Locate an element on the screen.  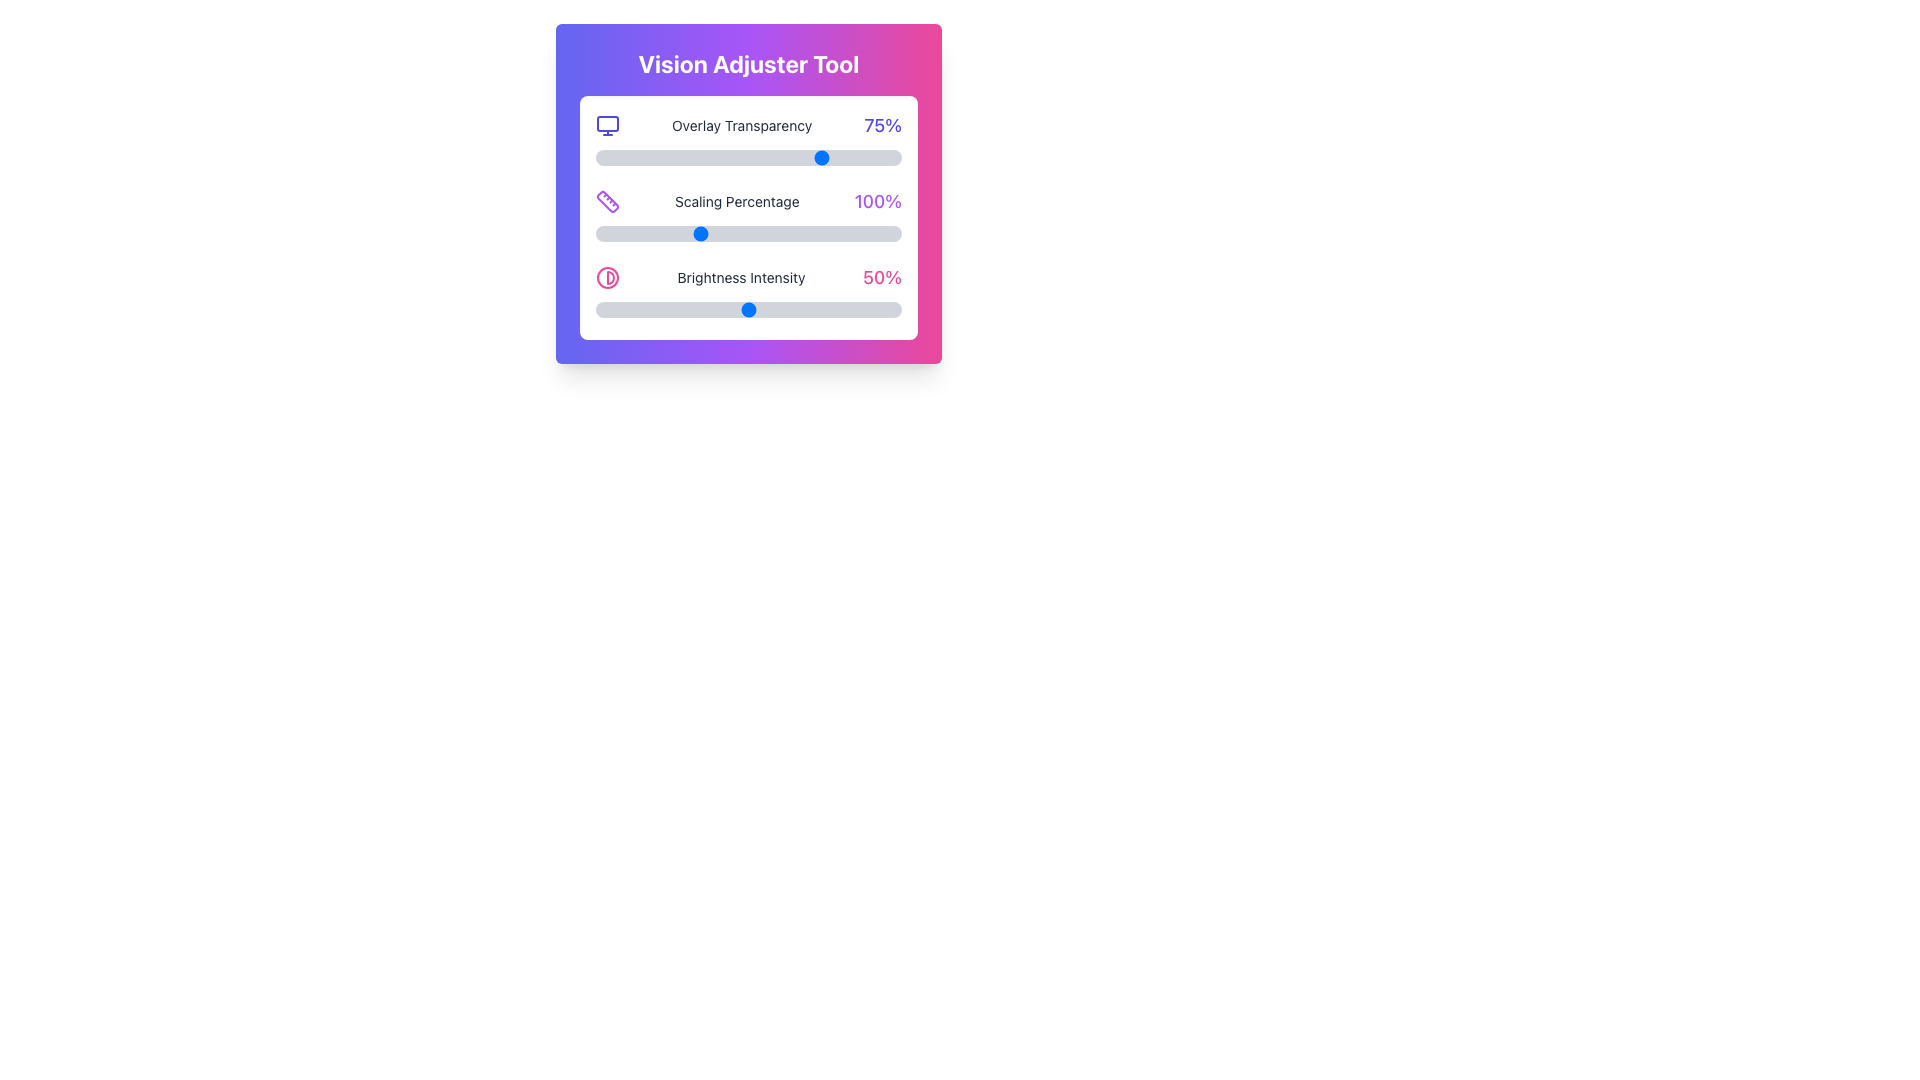
the circular pink contrast symbol icon located to the left of the 'Brightness Intensity 50%' text label is located at coordinates (607, 277).